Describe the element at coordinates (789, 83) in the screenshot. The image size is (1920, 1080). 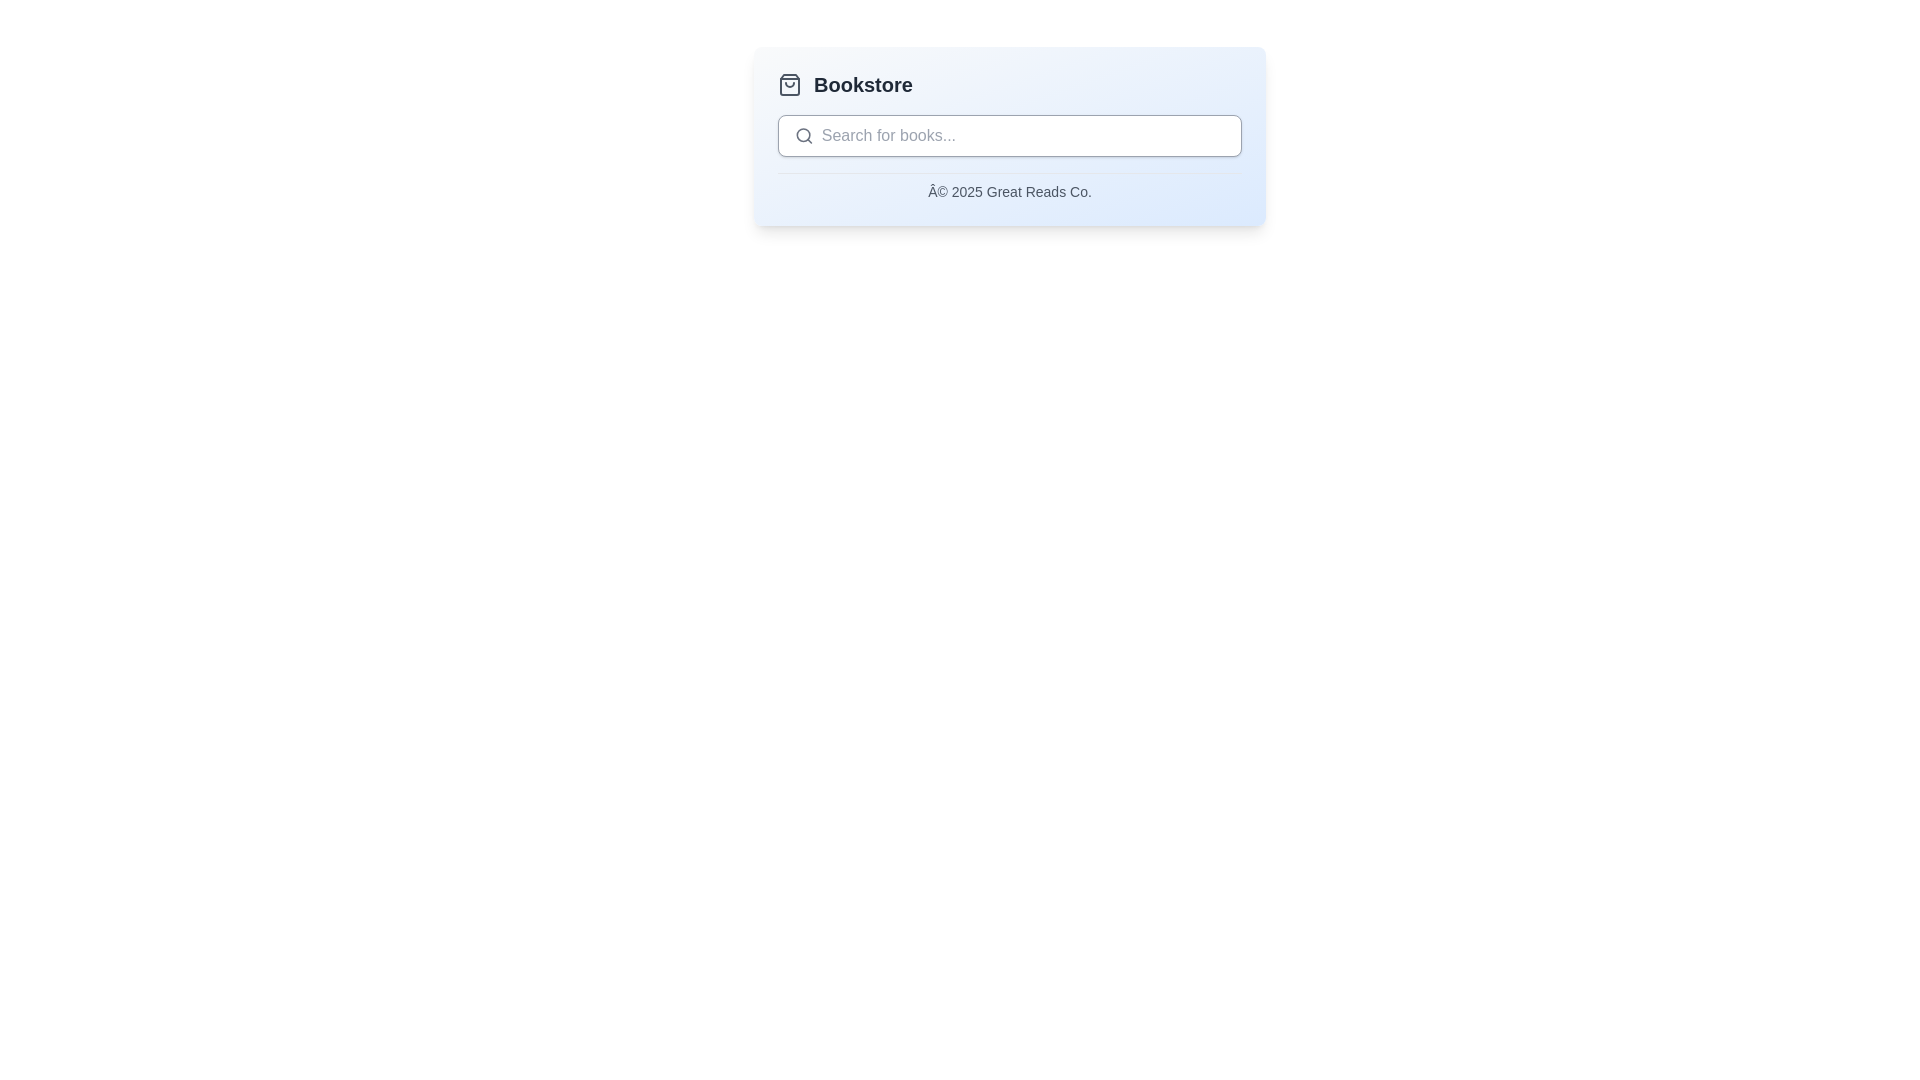
I see `visual icon representing the marketplace or shopping context, which is the leftmost element before the bold text 'Bookstore.'` at that location.